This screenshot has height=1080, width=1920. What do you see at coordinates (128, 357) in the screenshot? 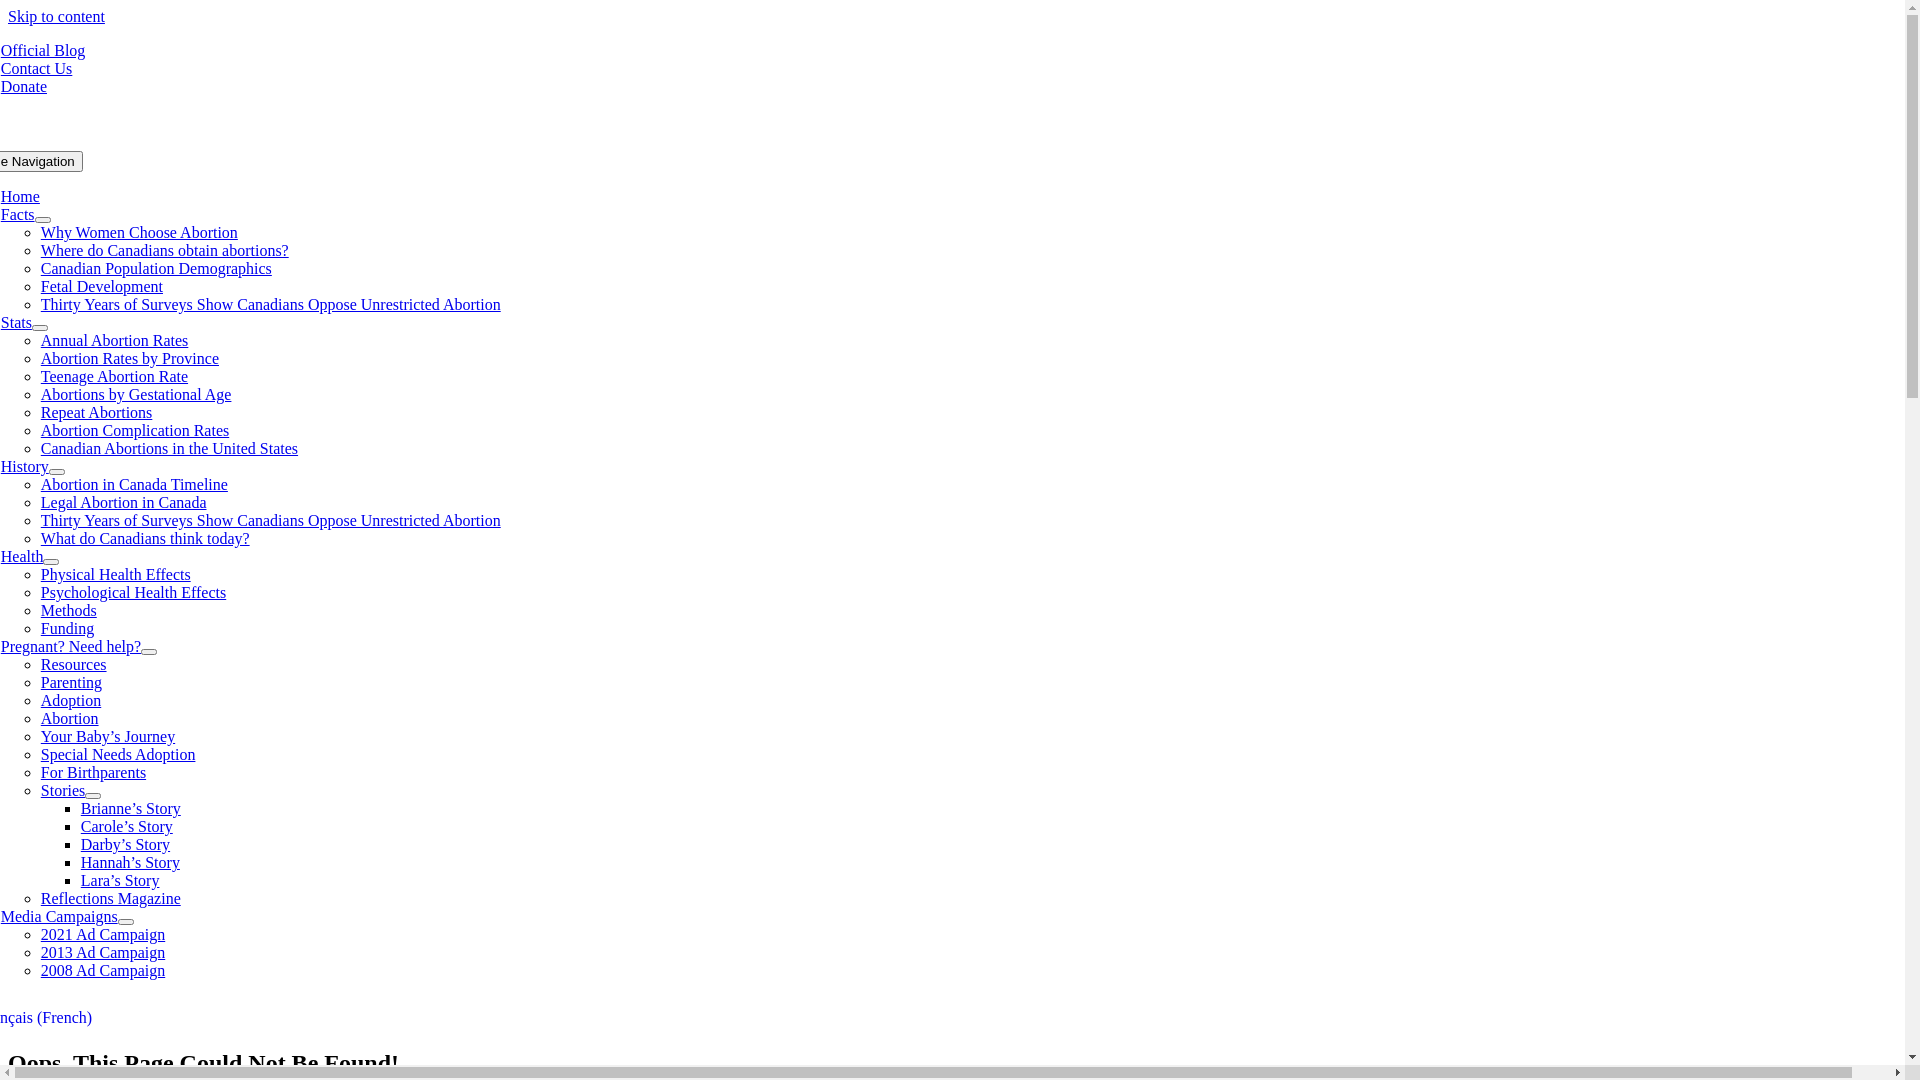
I see `'Abortion Rates by Province'` at bounding box center [128, 357].